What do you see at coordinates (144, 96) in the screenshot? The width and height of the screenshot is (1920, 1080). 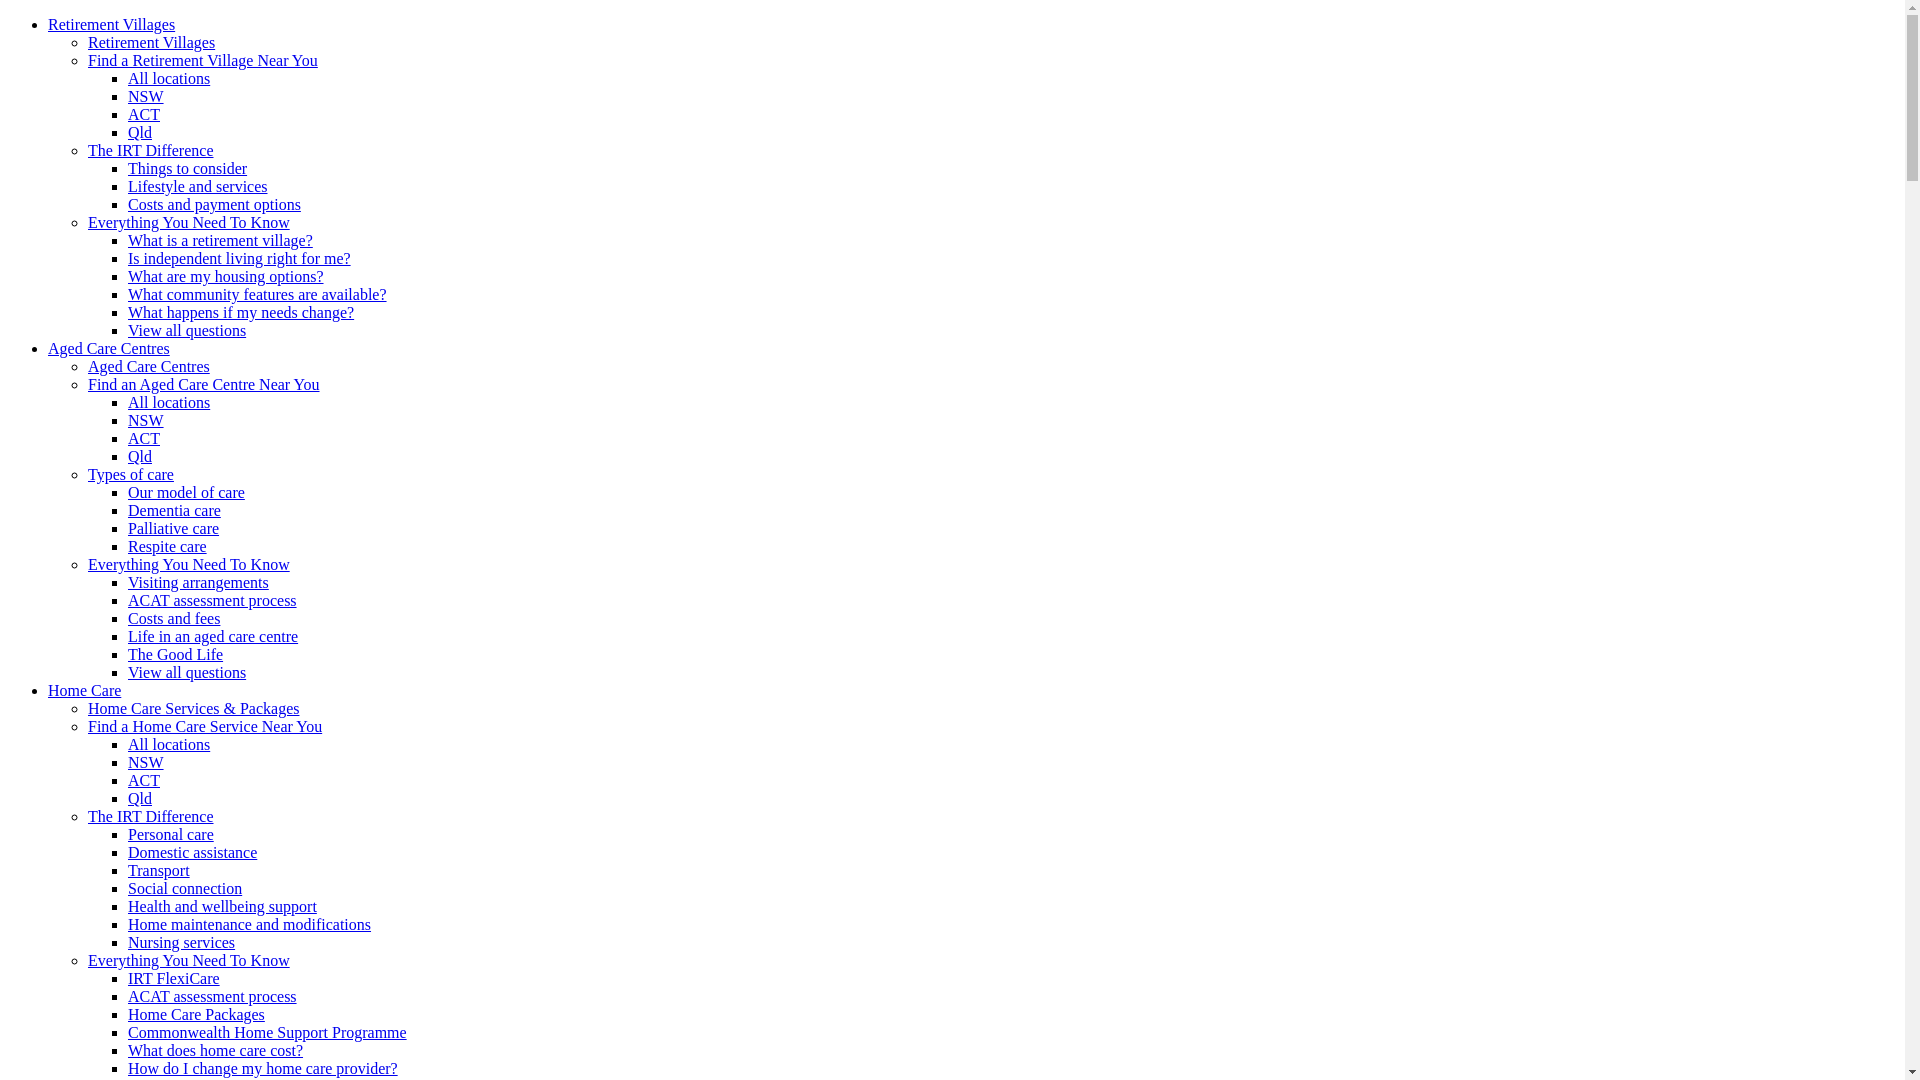 I see `'NSW'` at bounding box center [144, 96].